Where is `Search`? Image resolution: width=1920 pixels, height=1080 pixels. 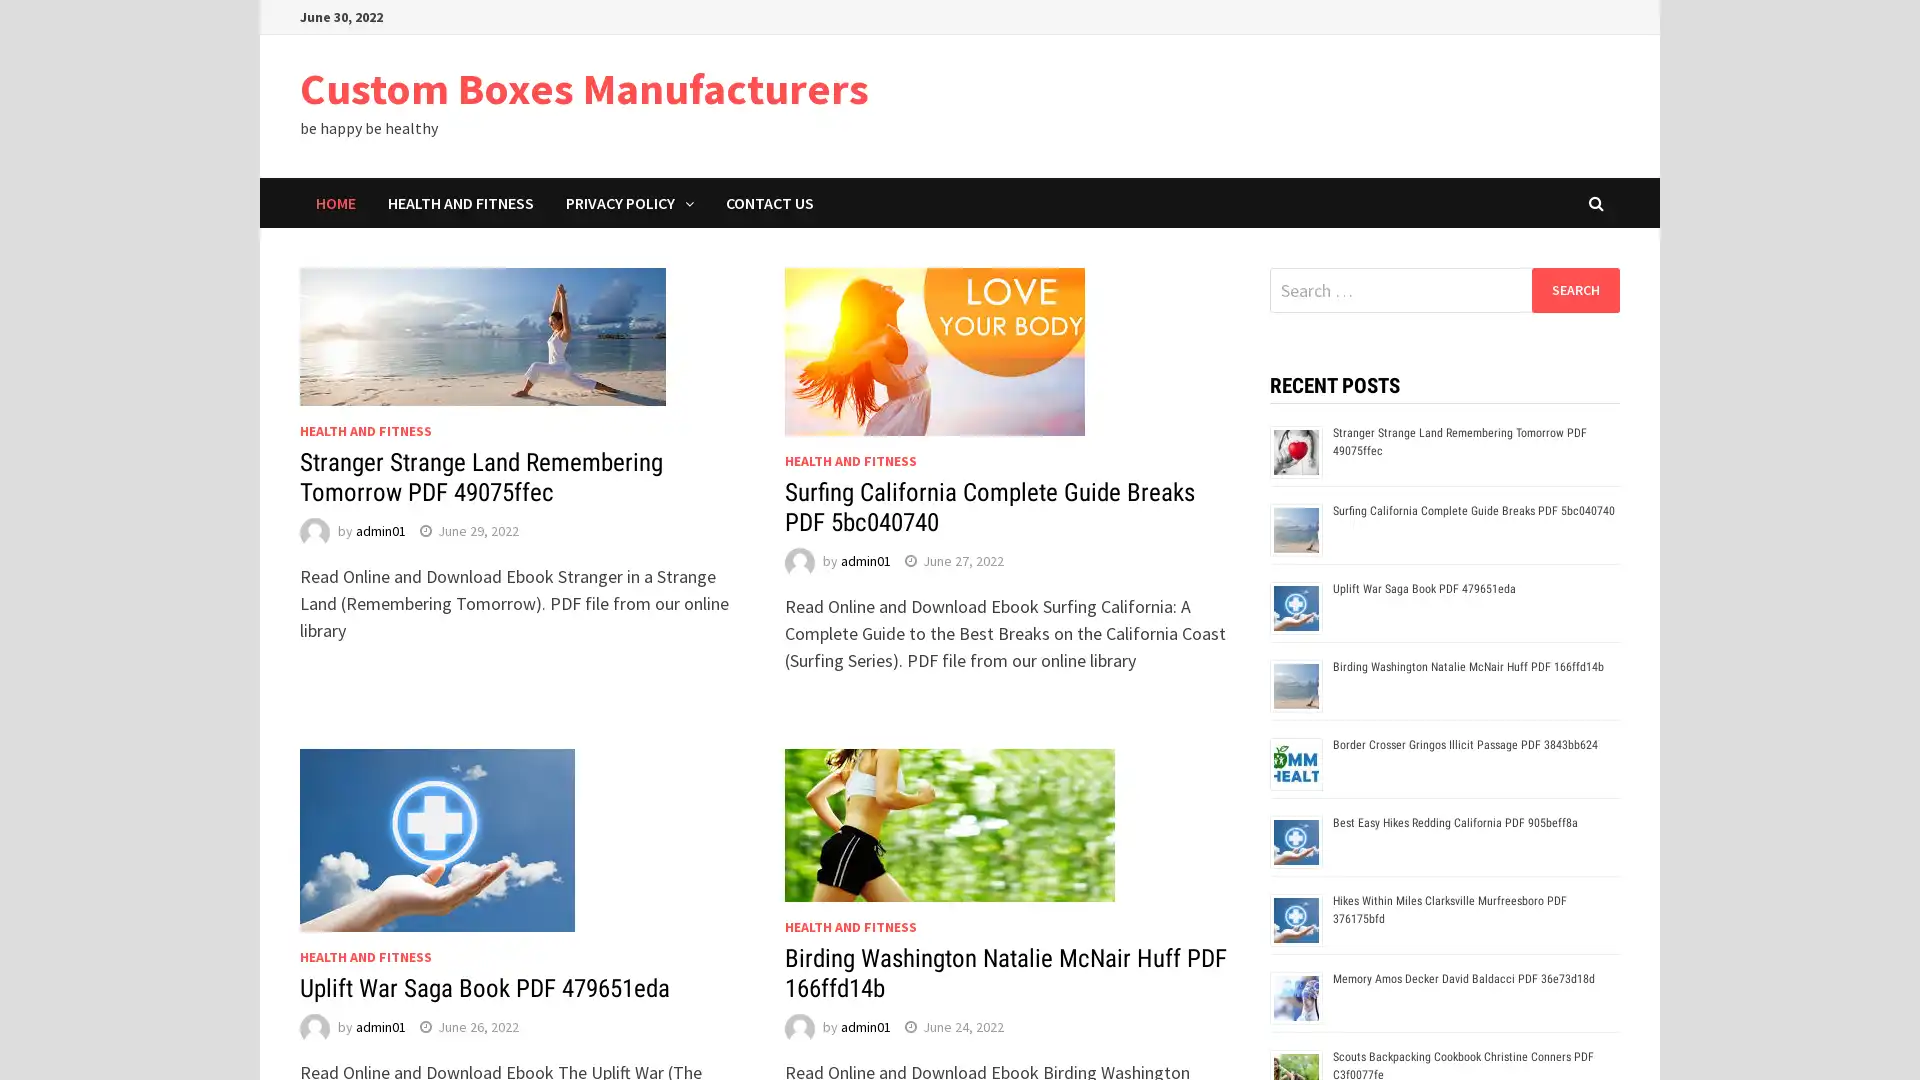 Search is located at coordinates (1574, 289).